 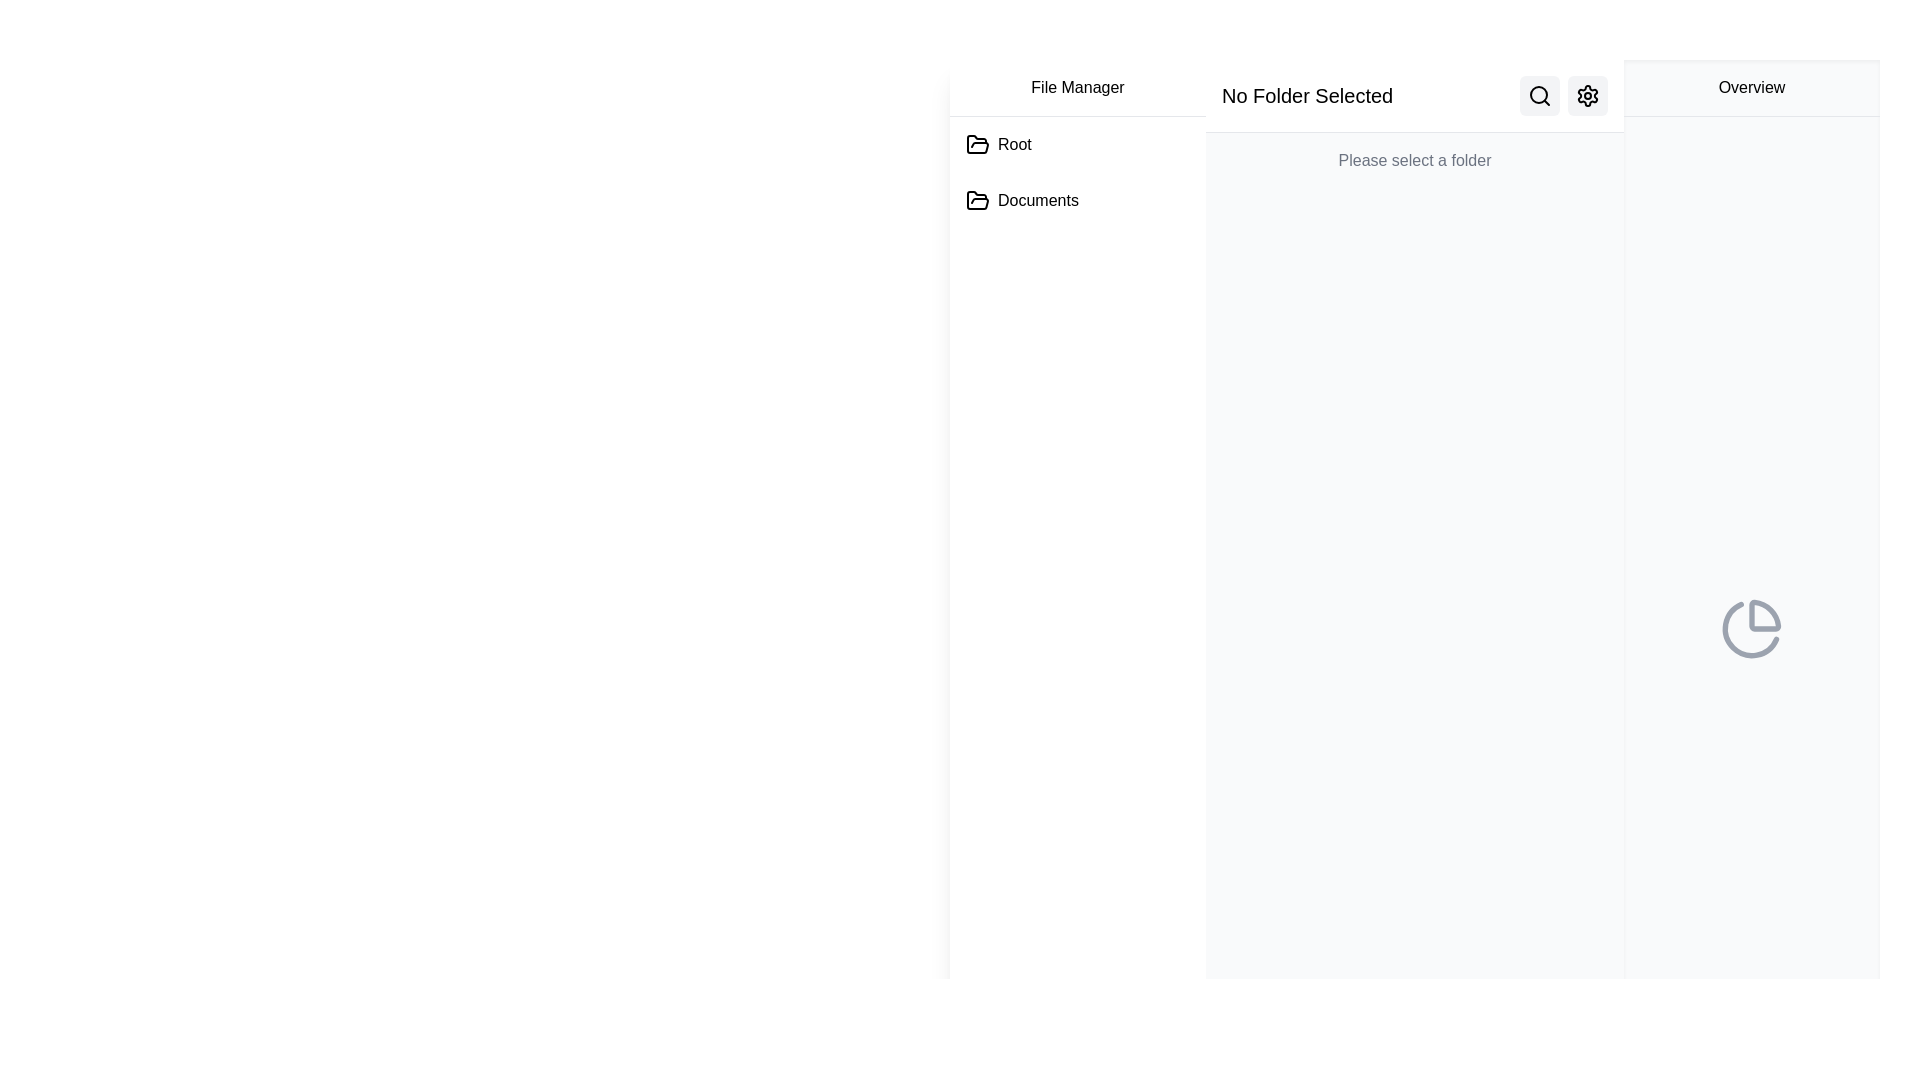 What do you see at coordinates (1587, 96) in the screenshot?
I see `the settings button, which is a rounded rectangular button with a gear icon, located at the top-right corner of the interface` at bounding box center [1587, 96].